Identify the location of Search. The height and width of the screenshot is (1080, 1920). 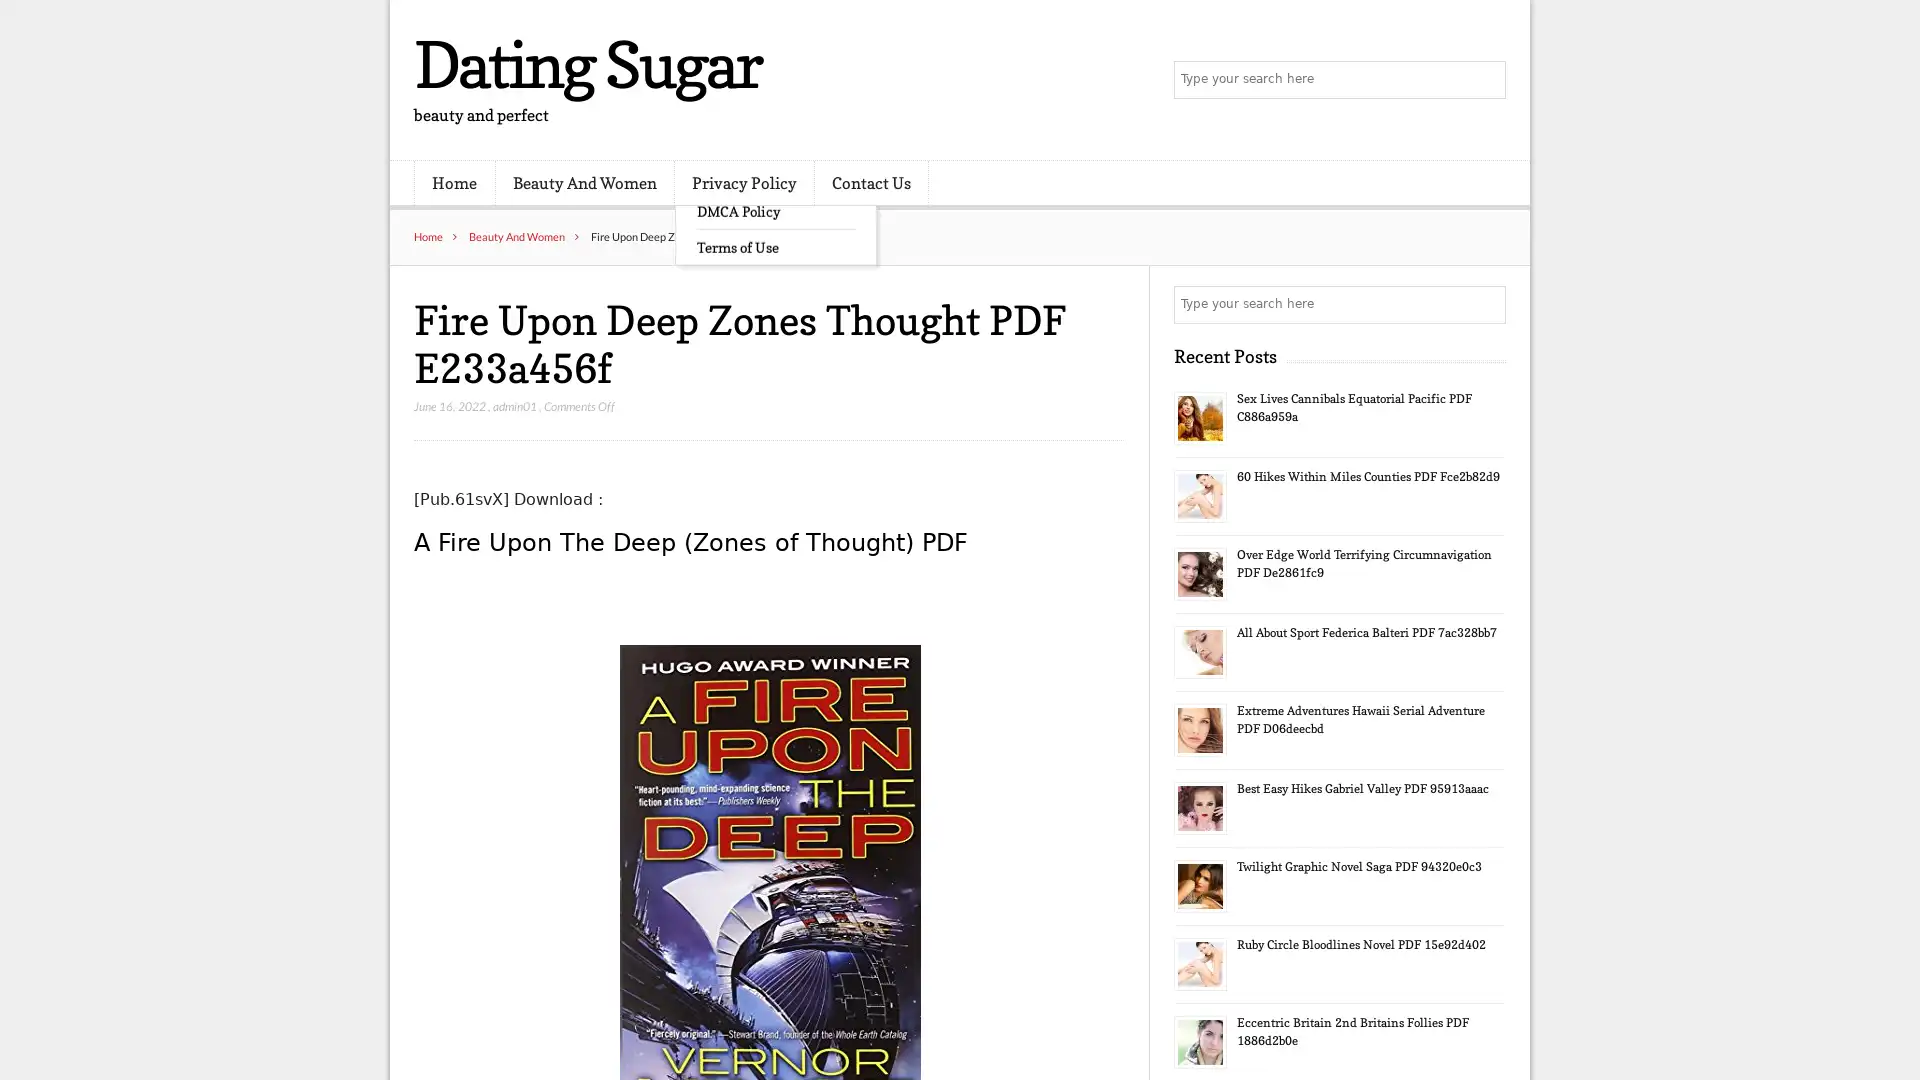
(1485, 80).